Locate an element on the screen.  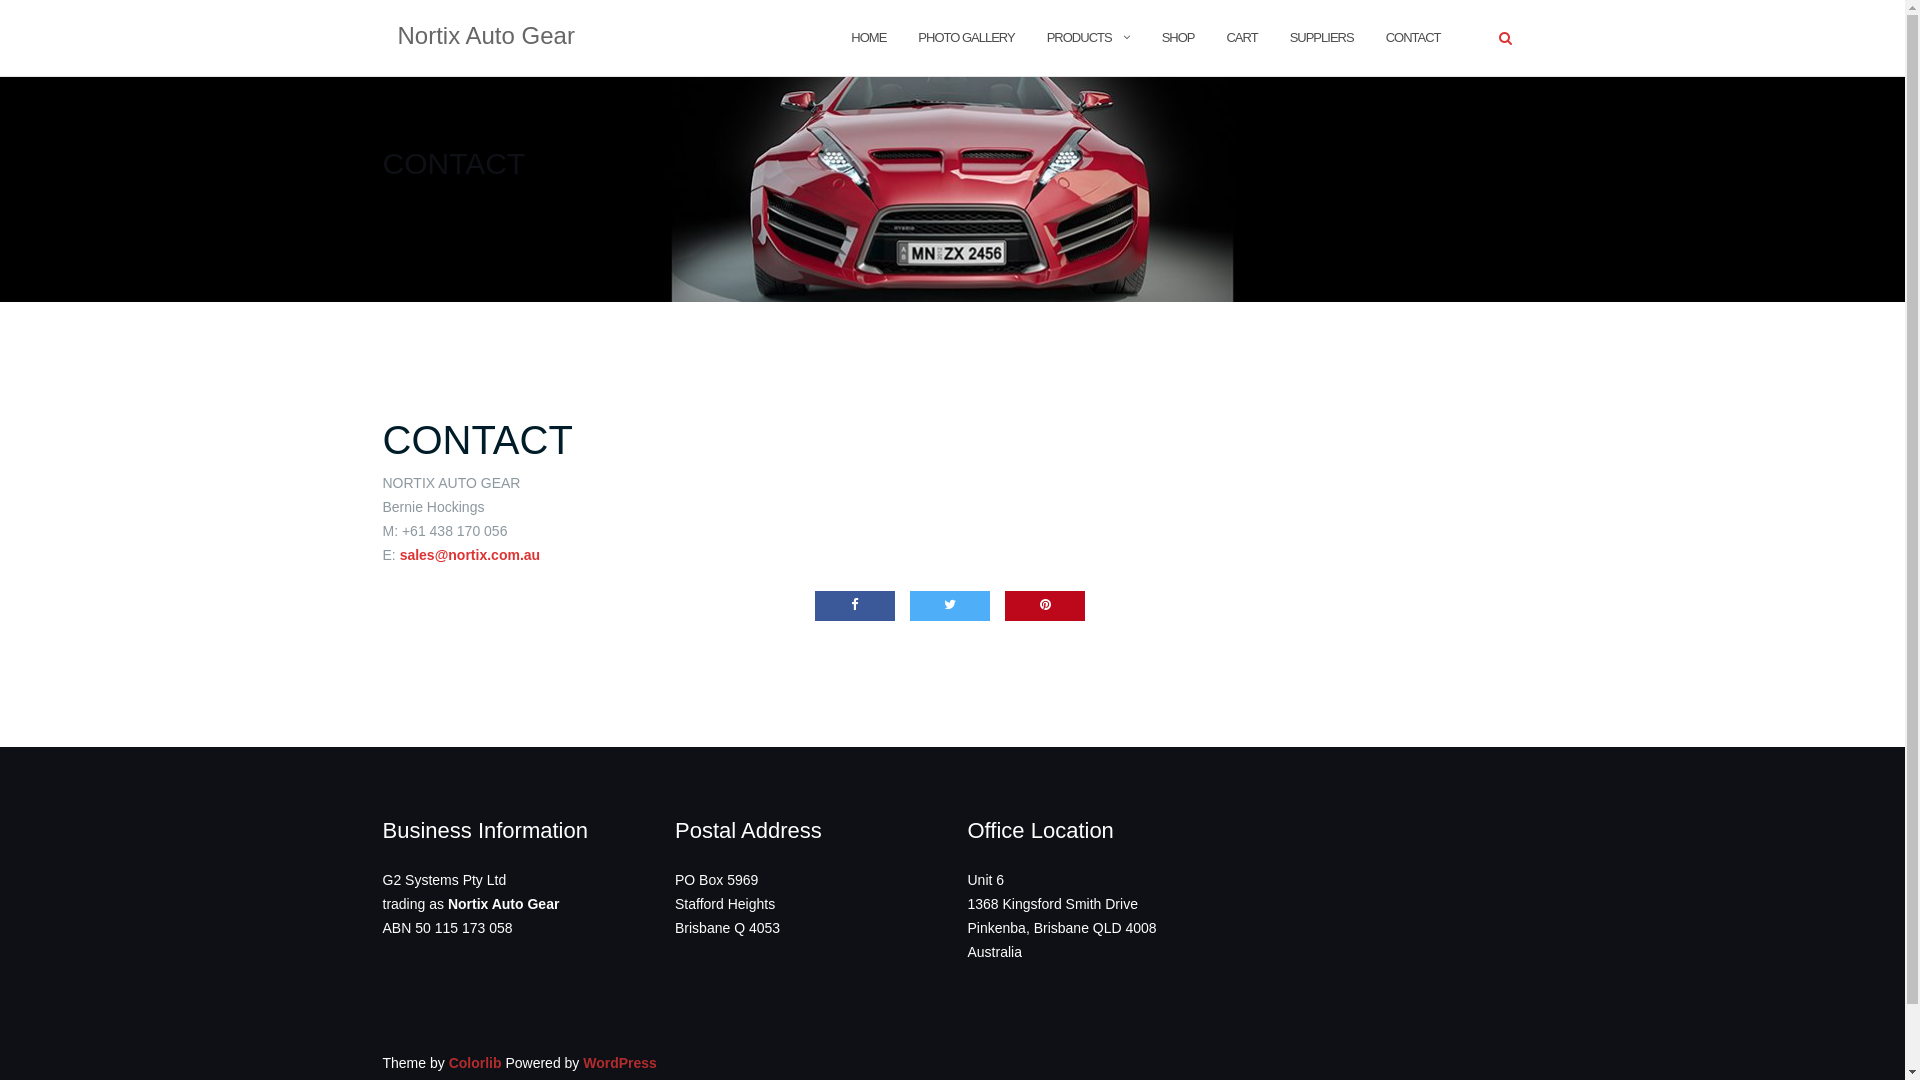
'Nortix Auto Gear' is located at coordinates (486, 38).